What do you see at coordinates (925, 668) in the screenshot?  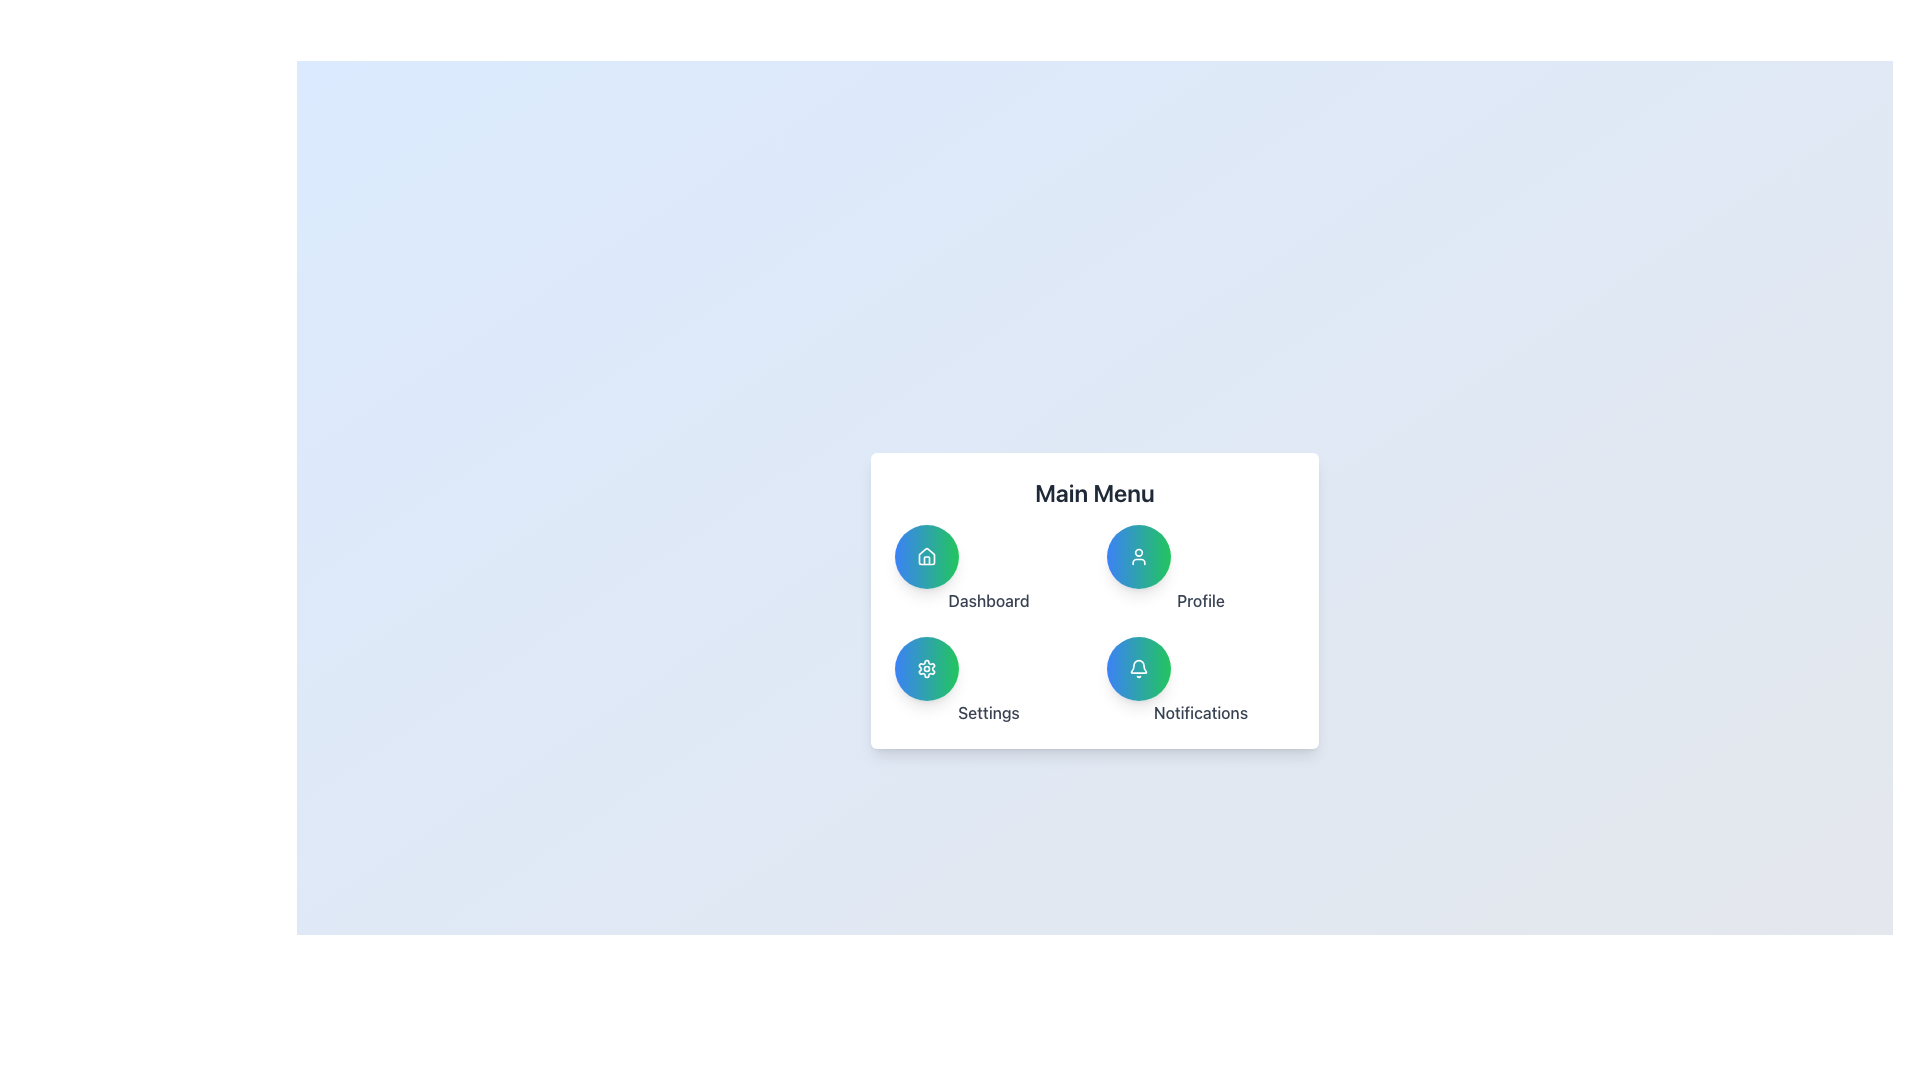 I see `the cog-shaped settings icon located in the bottom-left corner of the 2x2 icon grid below the title 'Main Menu'` at bounding box center [925, 668].